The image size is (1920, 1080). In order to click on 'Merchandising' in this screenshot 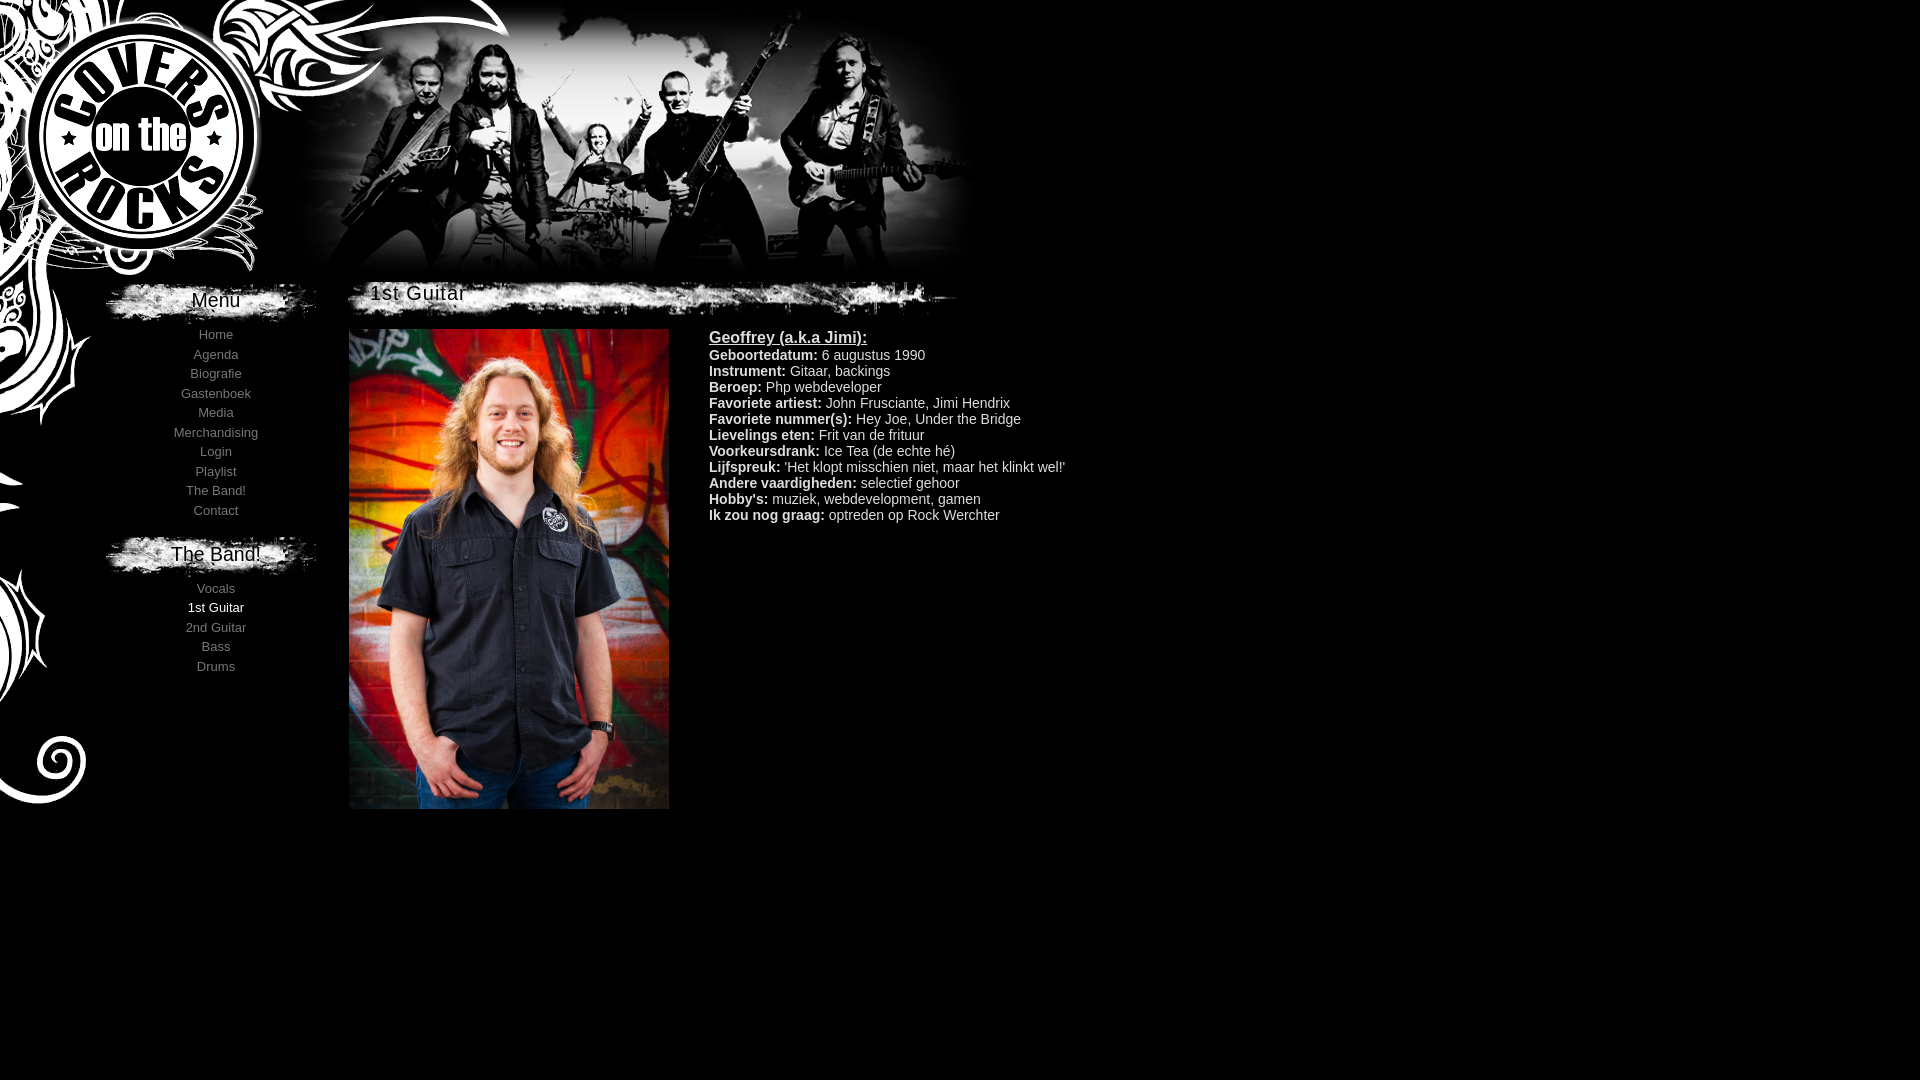, I will do `click(216, 430)`.